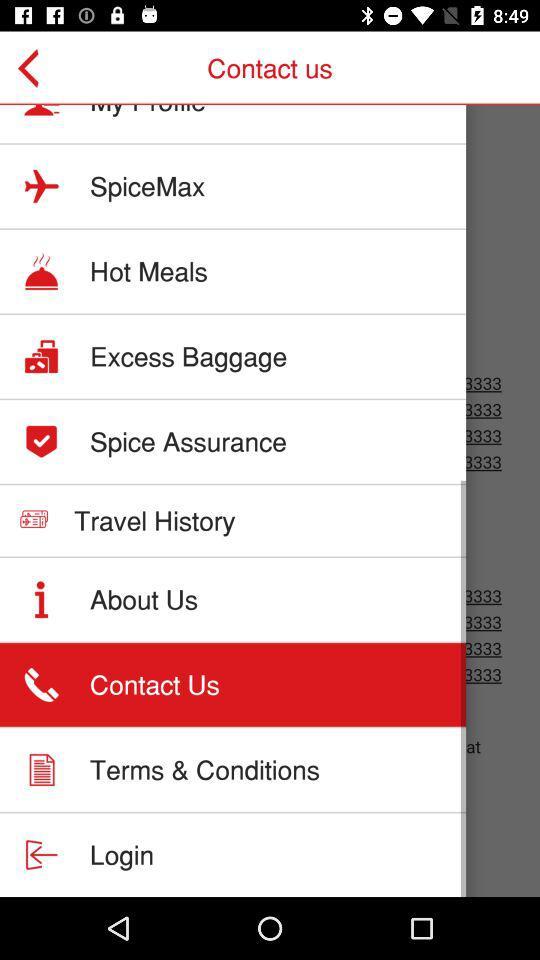 Image resolution: width=540 pixels, height=960 pixels. What do you see at coordinates (188, 441) in the screenshot?
I see `item below the excess baggage item` at bounding box center [188, 441].